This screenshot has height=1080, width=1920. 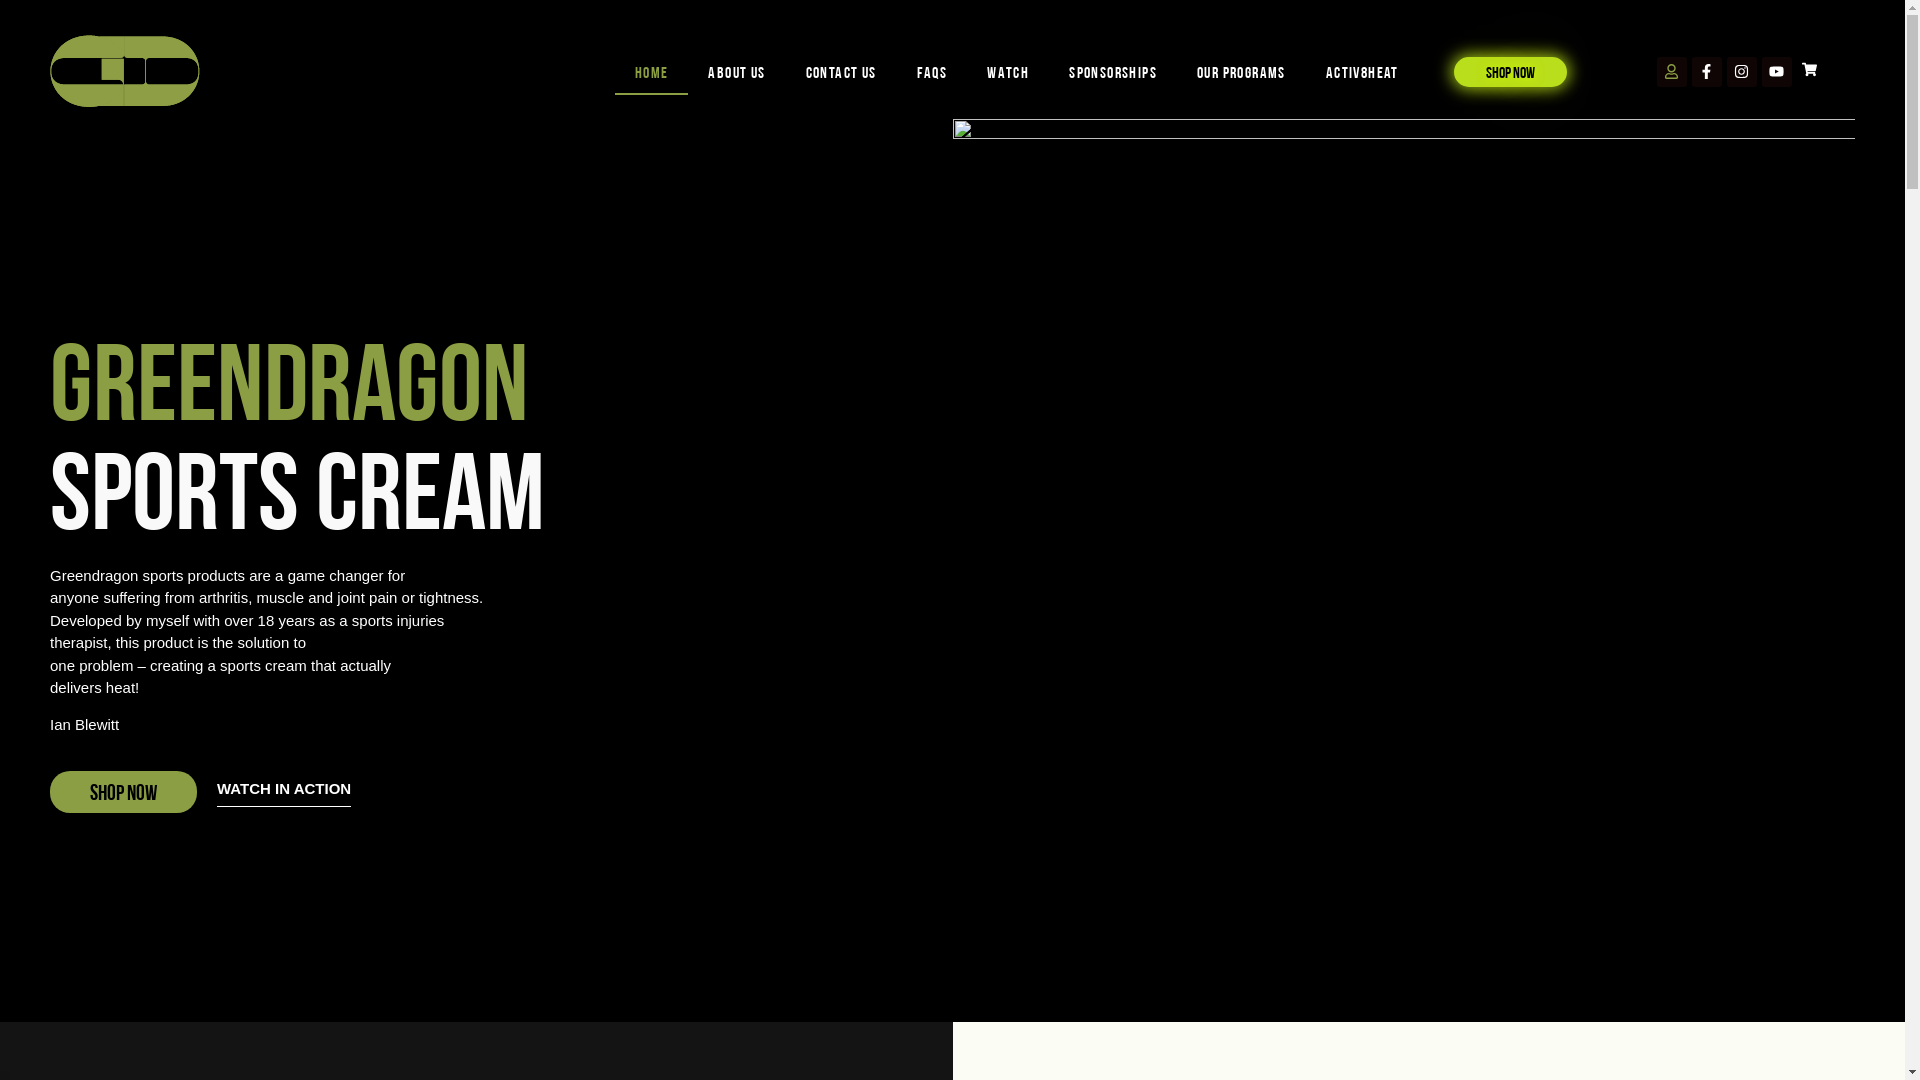 What do you see at coordinates (1305, 69) in the screenshot?
I see `'Activ8Heat'` at bounding box center [1305, 69].